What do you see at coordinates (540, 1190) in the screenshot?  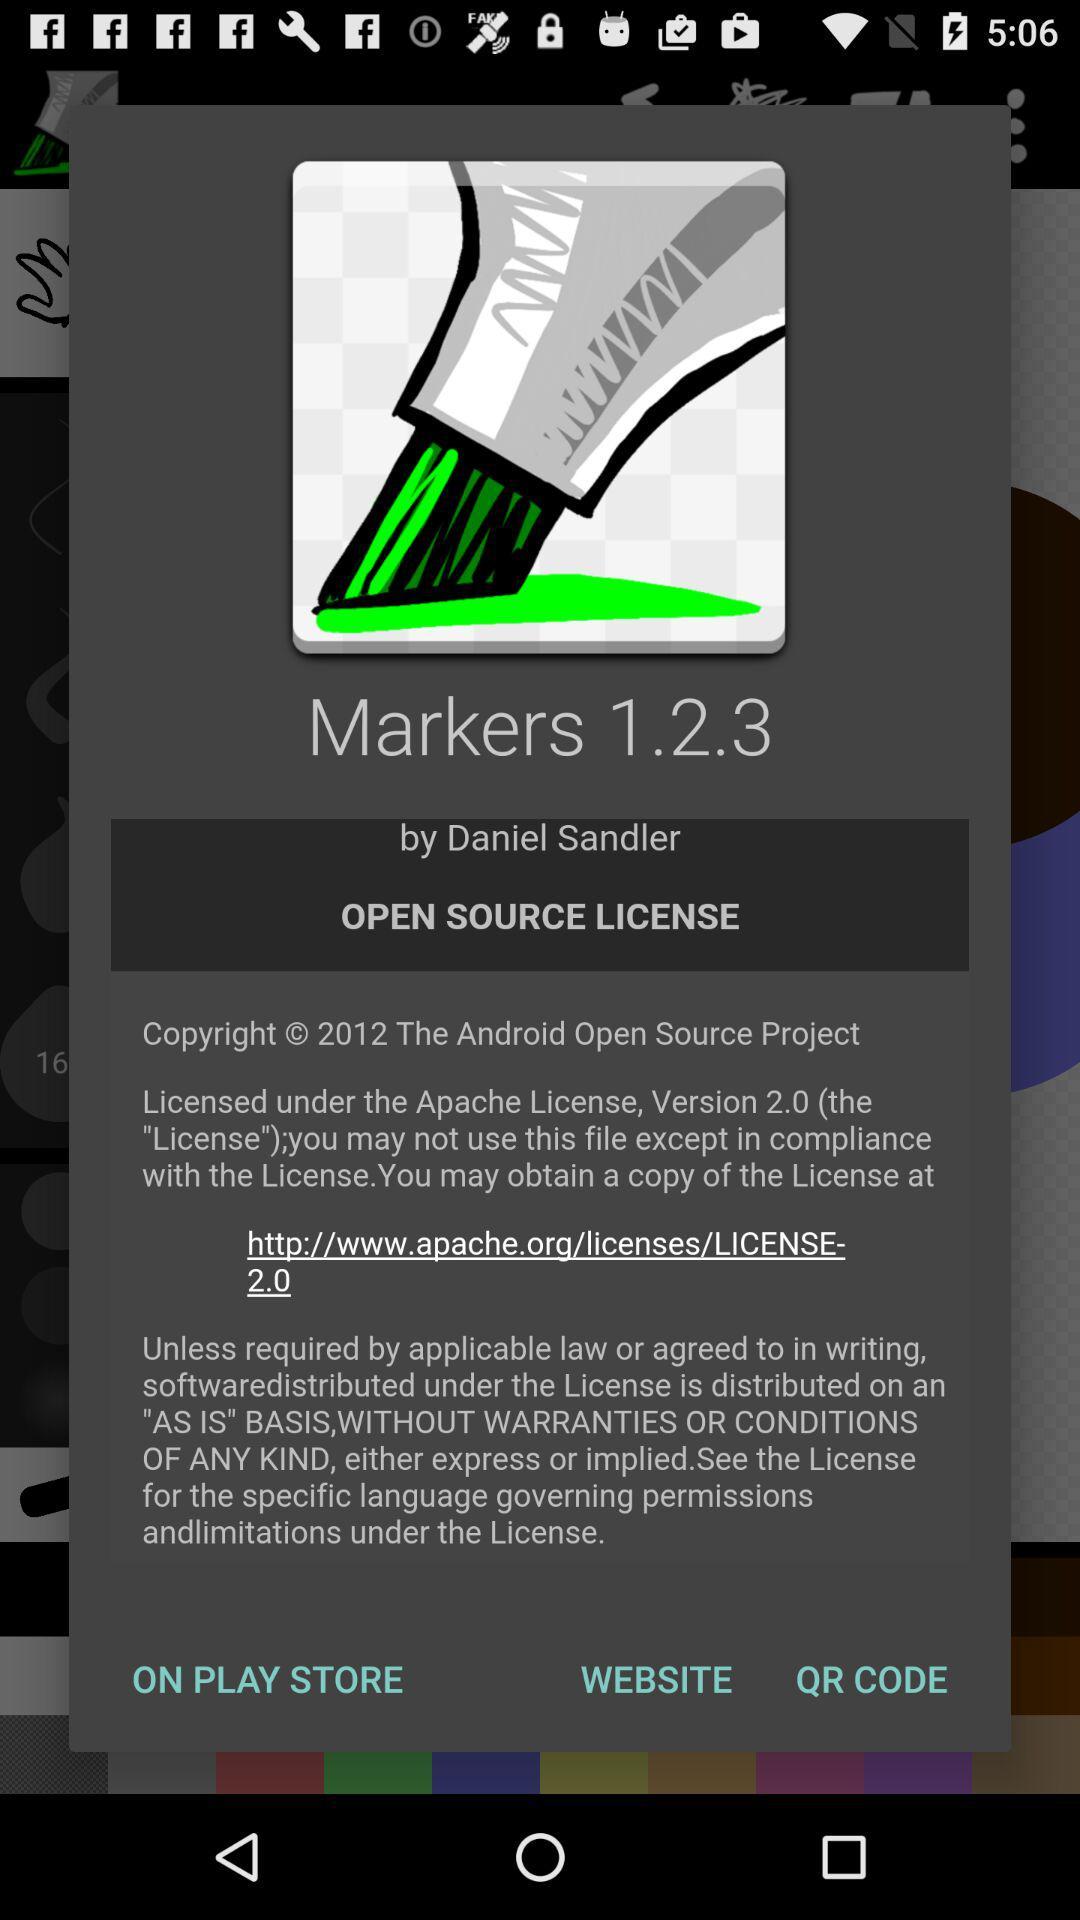 I see `link to website` at bounding box center [540, 1190].